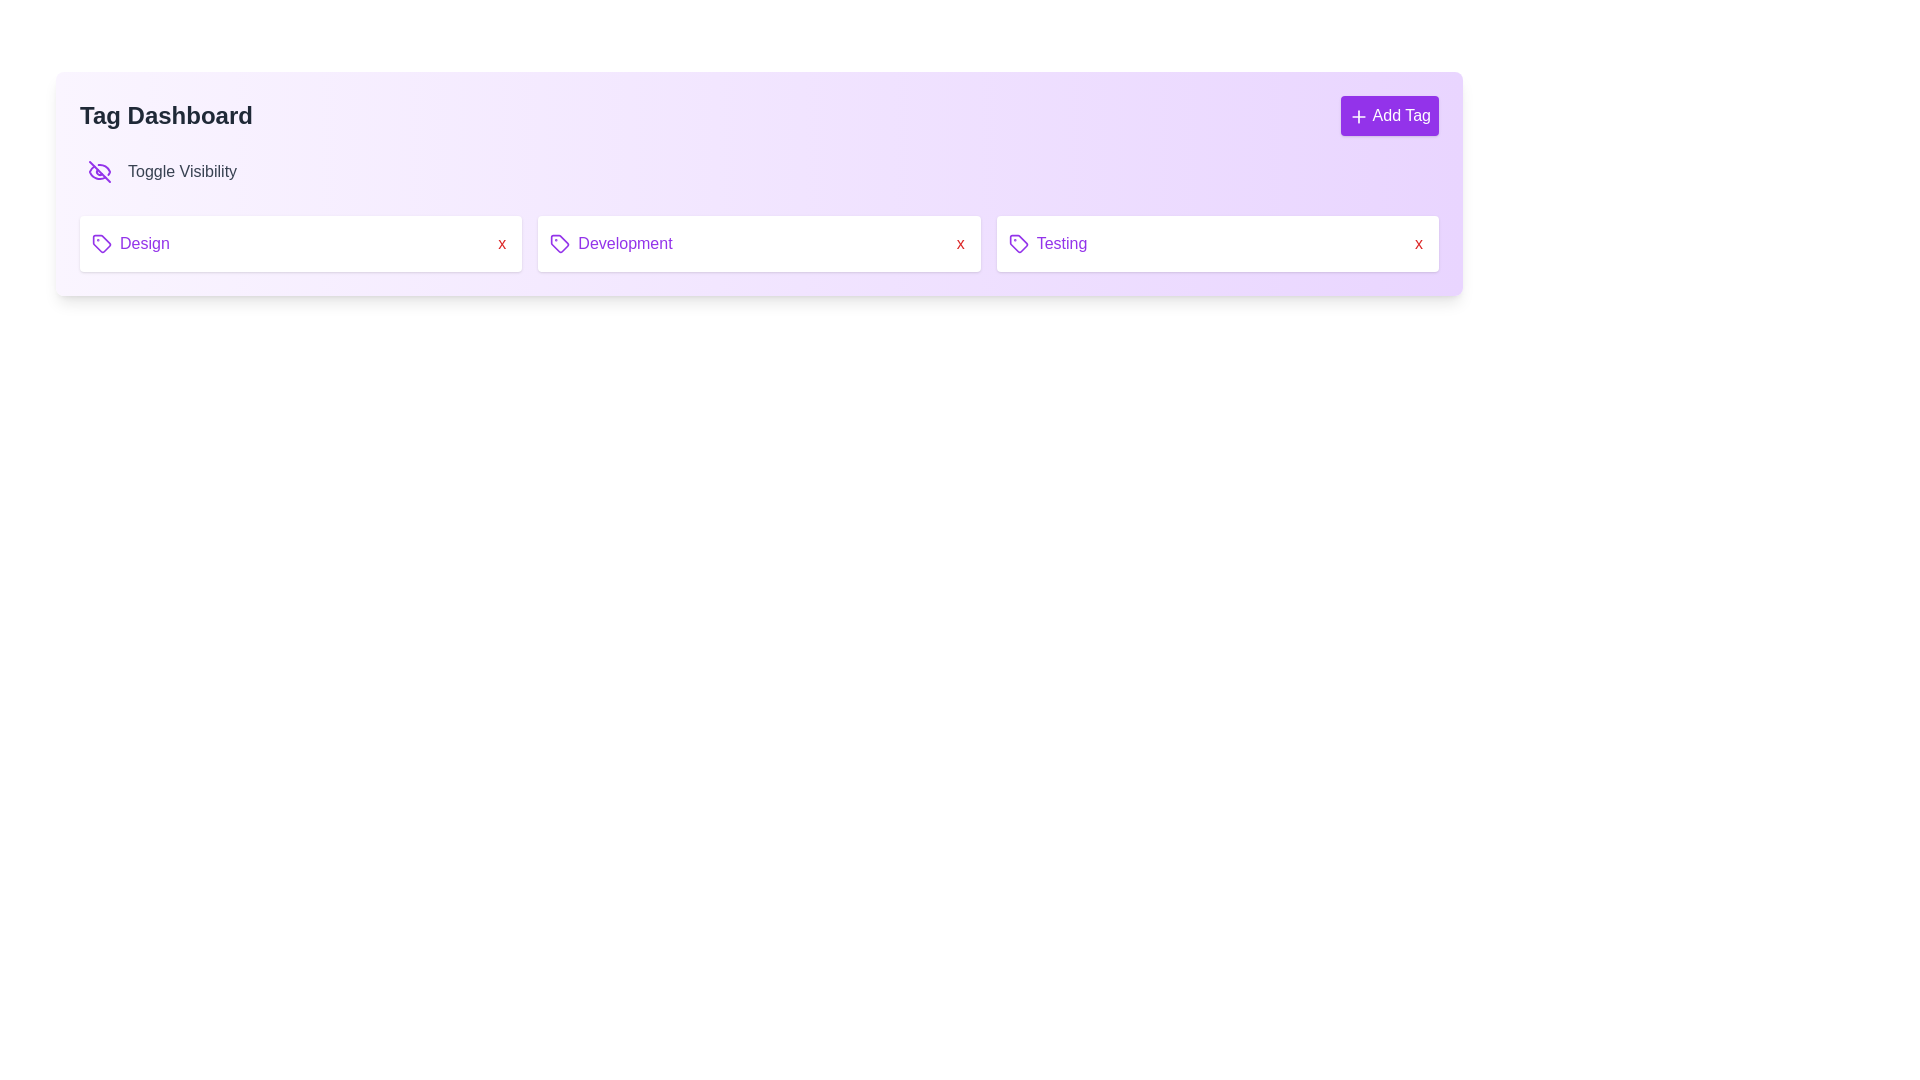 This screenshot has height=1080, width=1920. I want to click on the tag icon located before the 'Testing' text in the purple segment of the interface, so click(1018, 242).